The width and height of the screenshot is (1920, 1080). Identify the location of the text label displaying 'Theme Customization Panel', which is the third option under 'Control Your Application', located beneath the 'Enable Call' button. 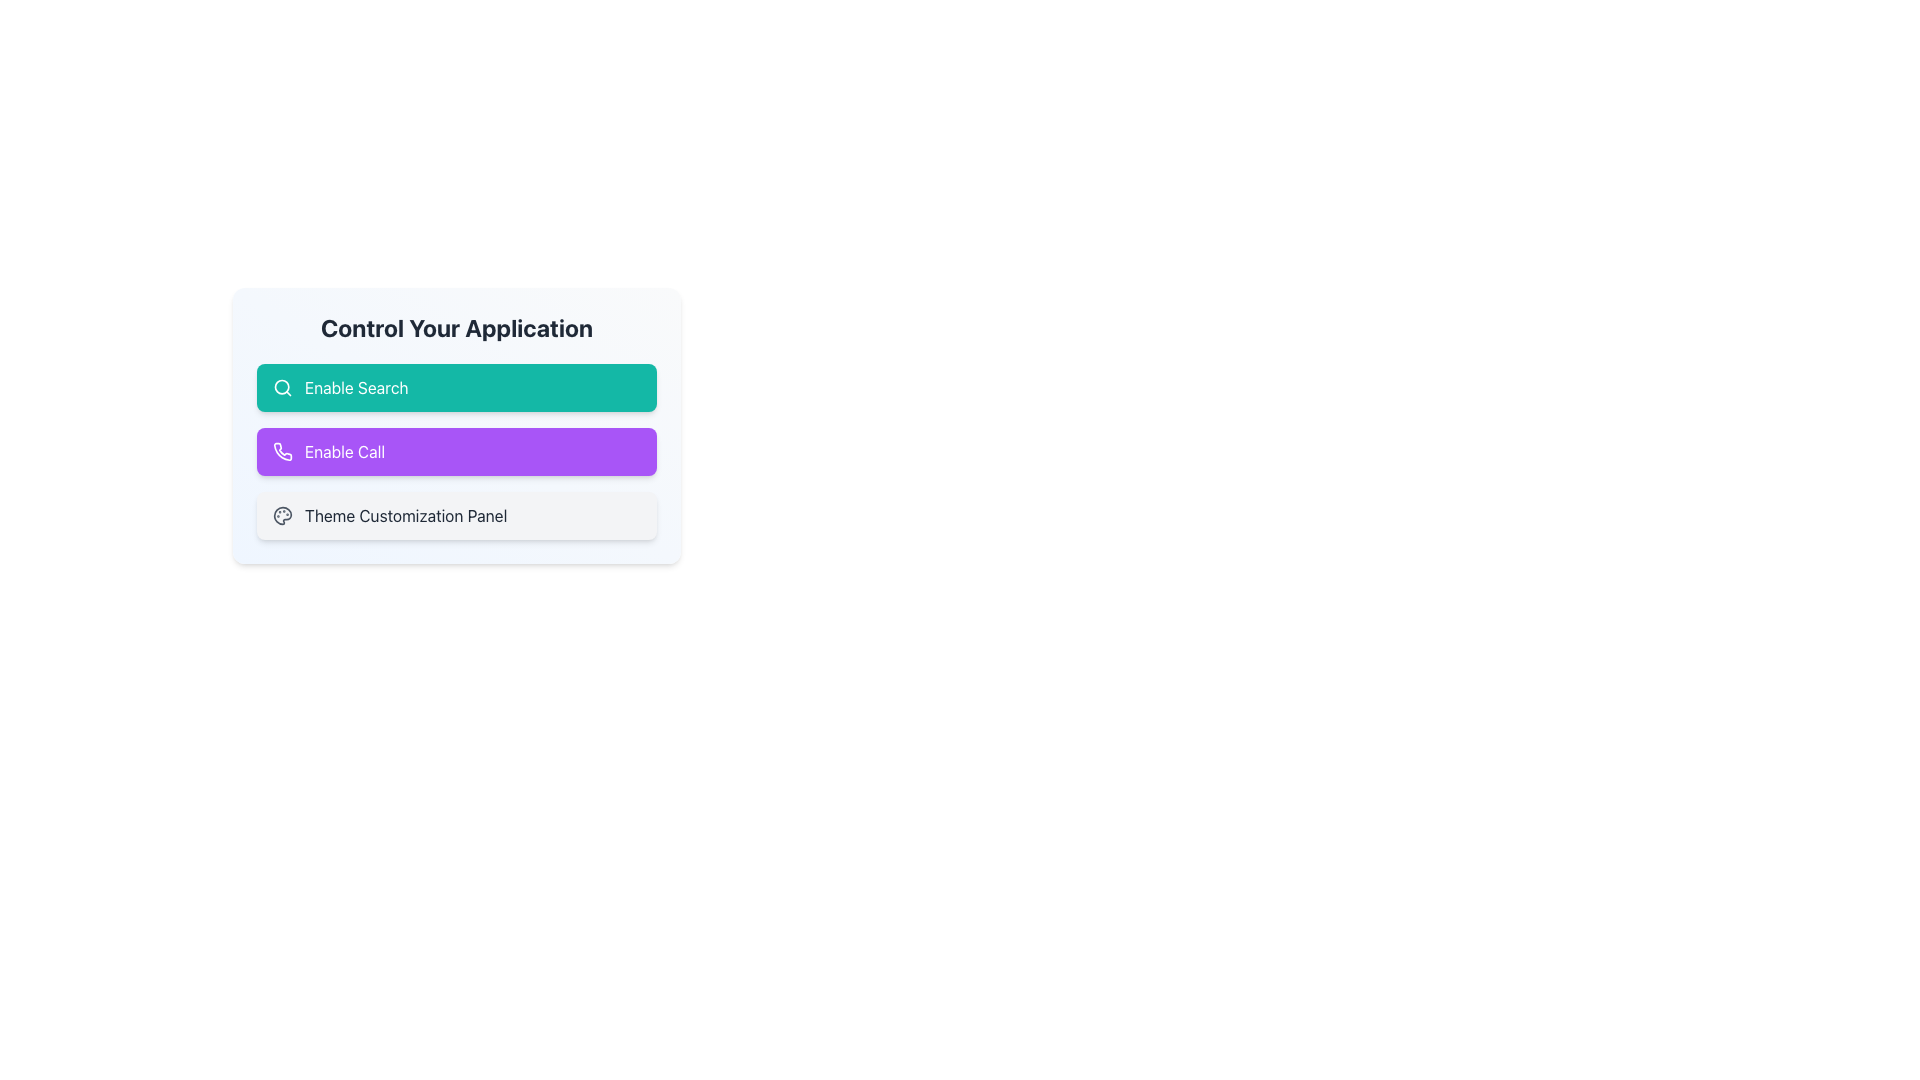
(405, 515).